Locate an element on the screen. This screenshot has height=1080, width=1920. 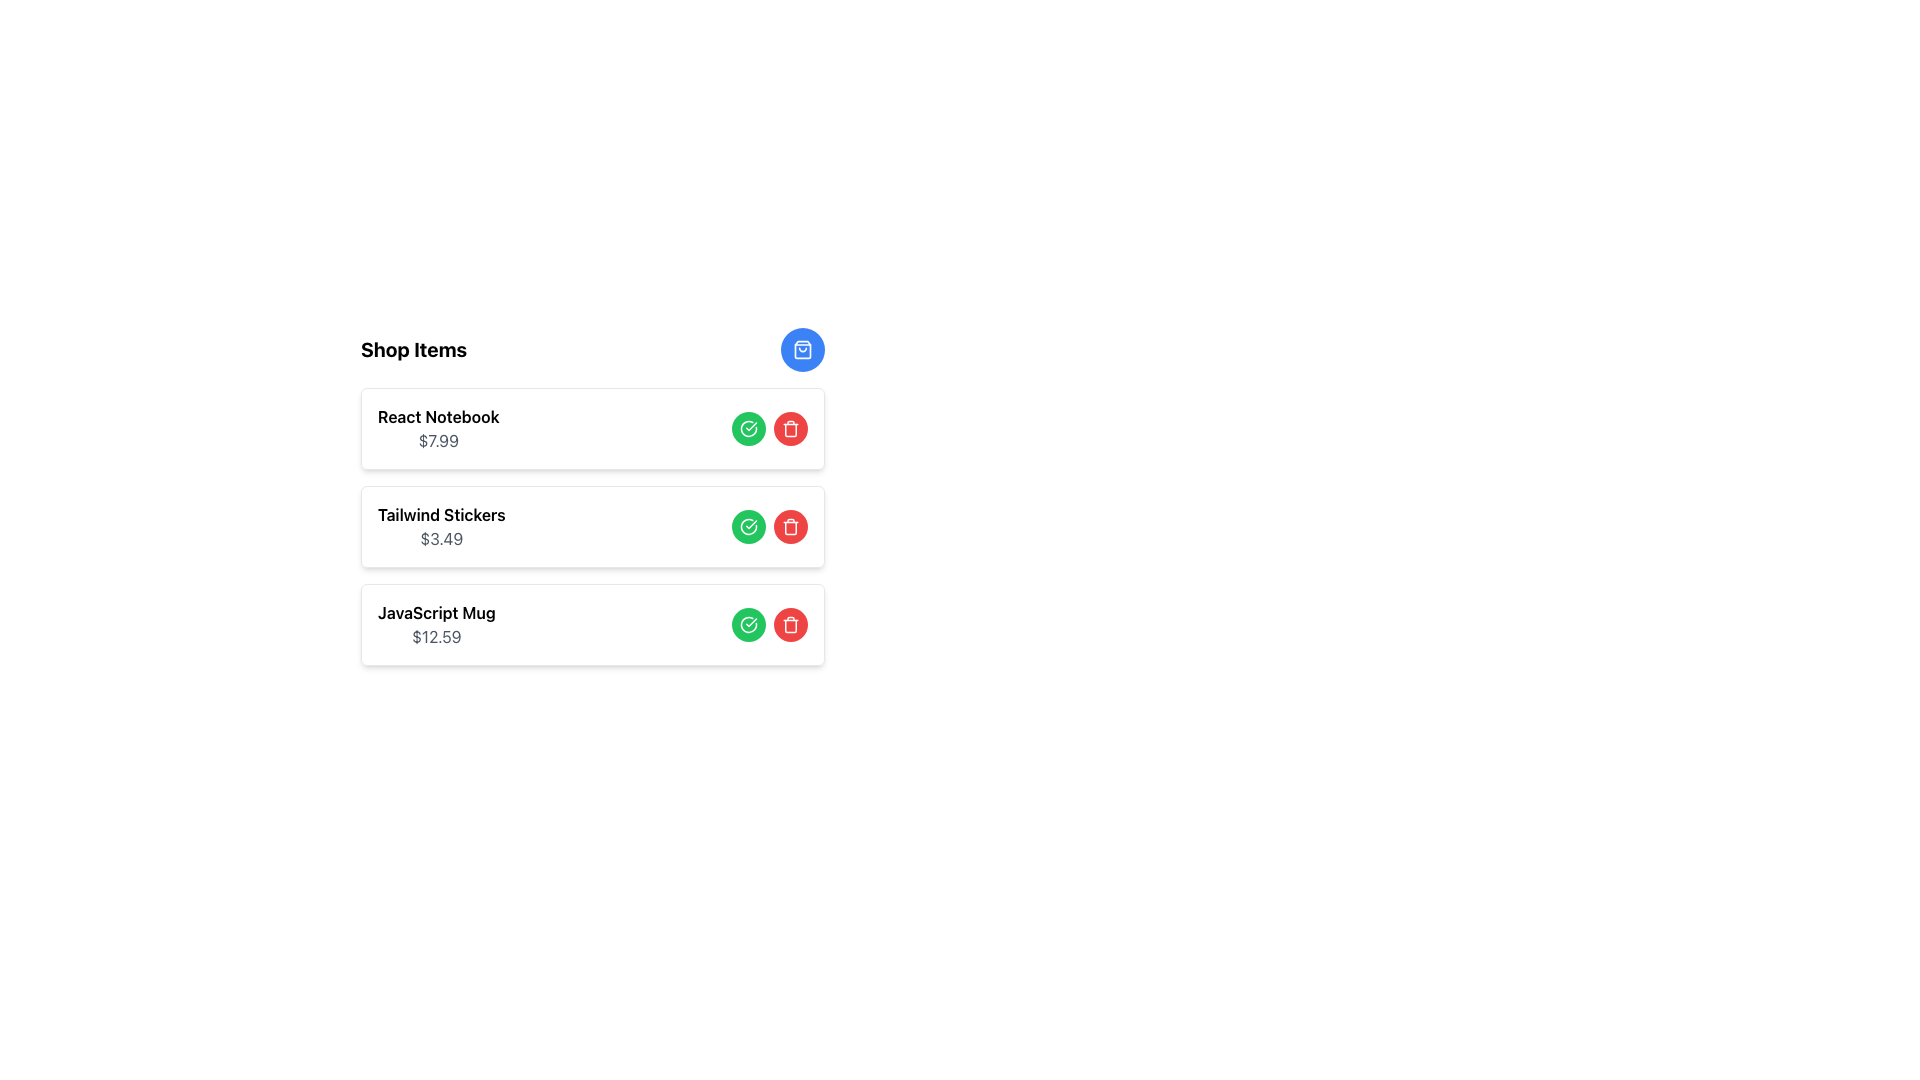
the delete button located to the far right of the 'JavaScript Mug' list item row is located at coordinates (790, 623).